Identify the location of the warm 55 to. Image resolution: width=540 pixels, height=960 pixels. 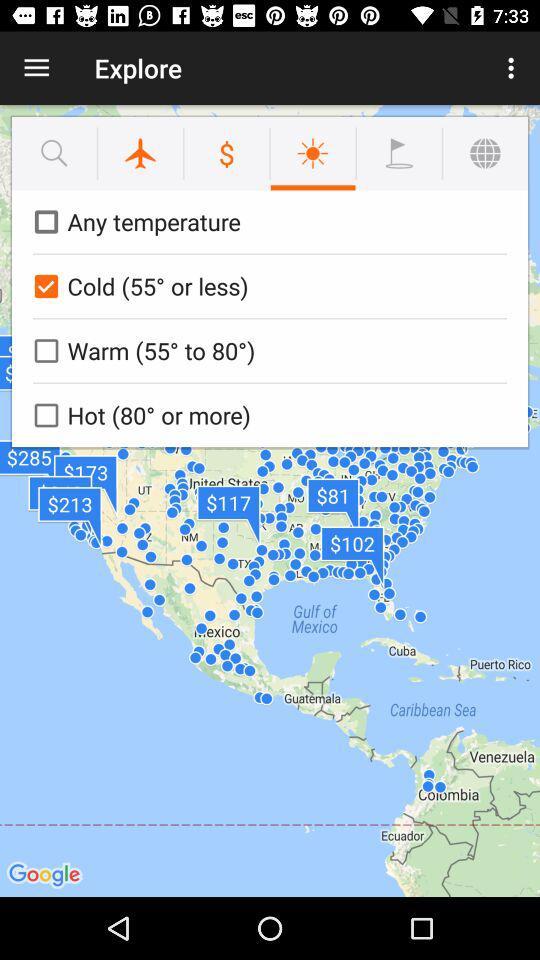
(266, 350).